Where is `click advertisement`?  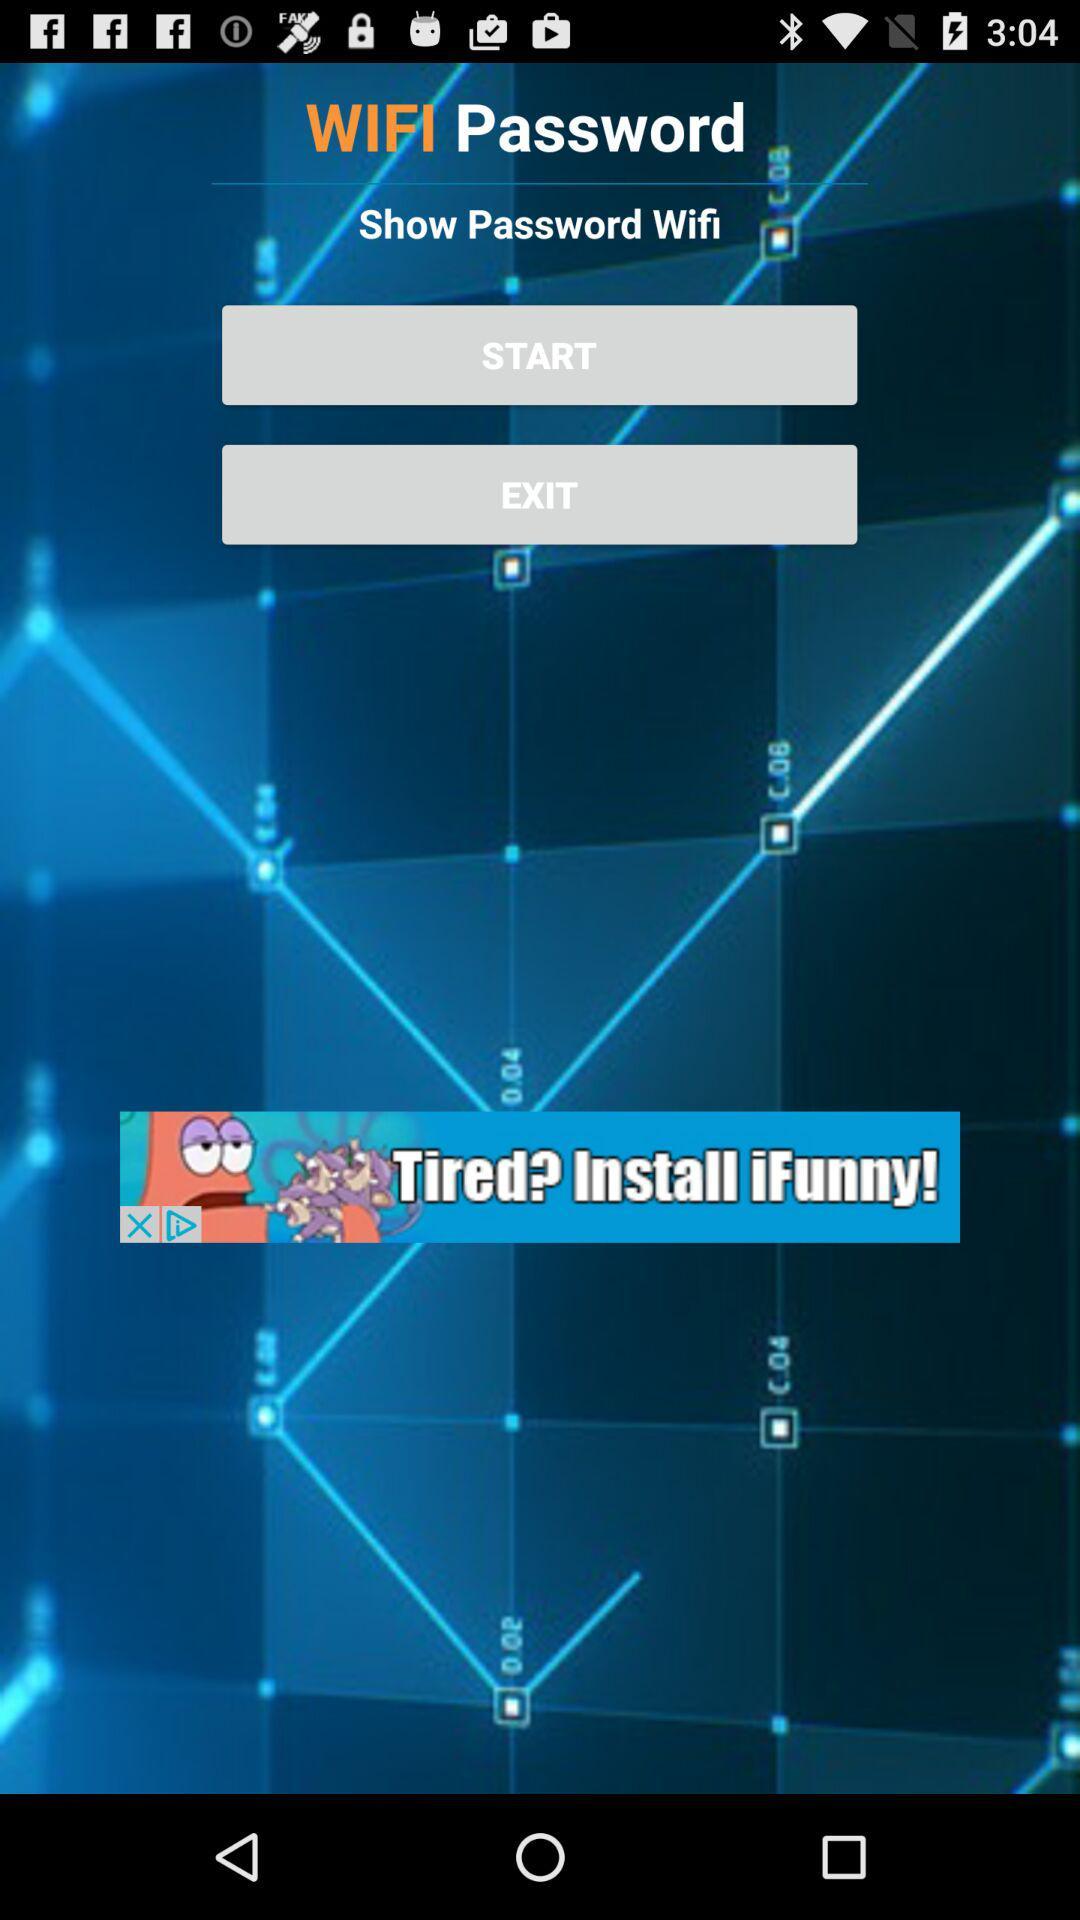
click advertisement is located at coordinates (540, 1177).